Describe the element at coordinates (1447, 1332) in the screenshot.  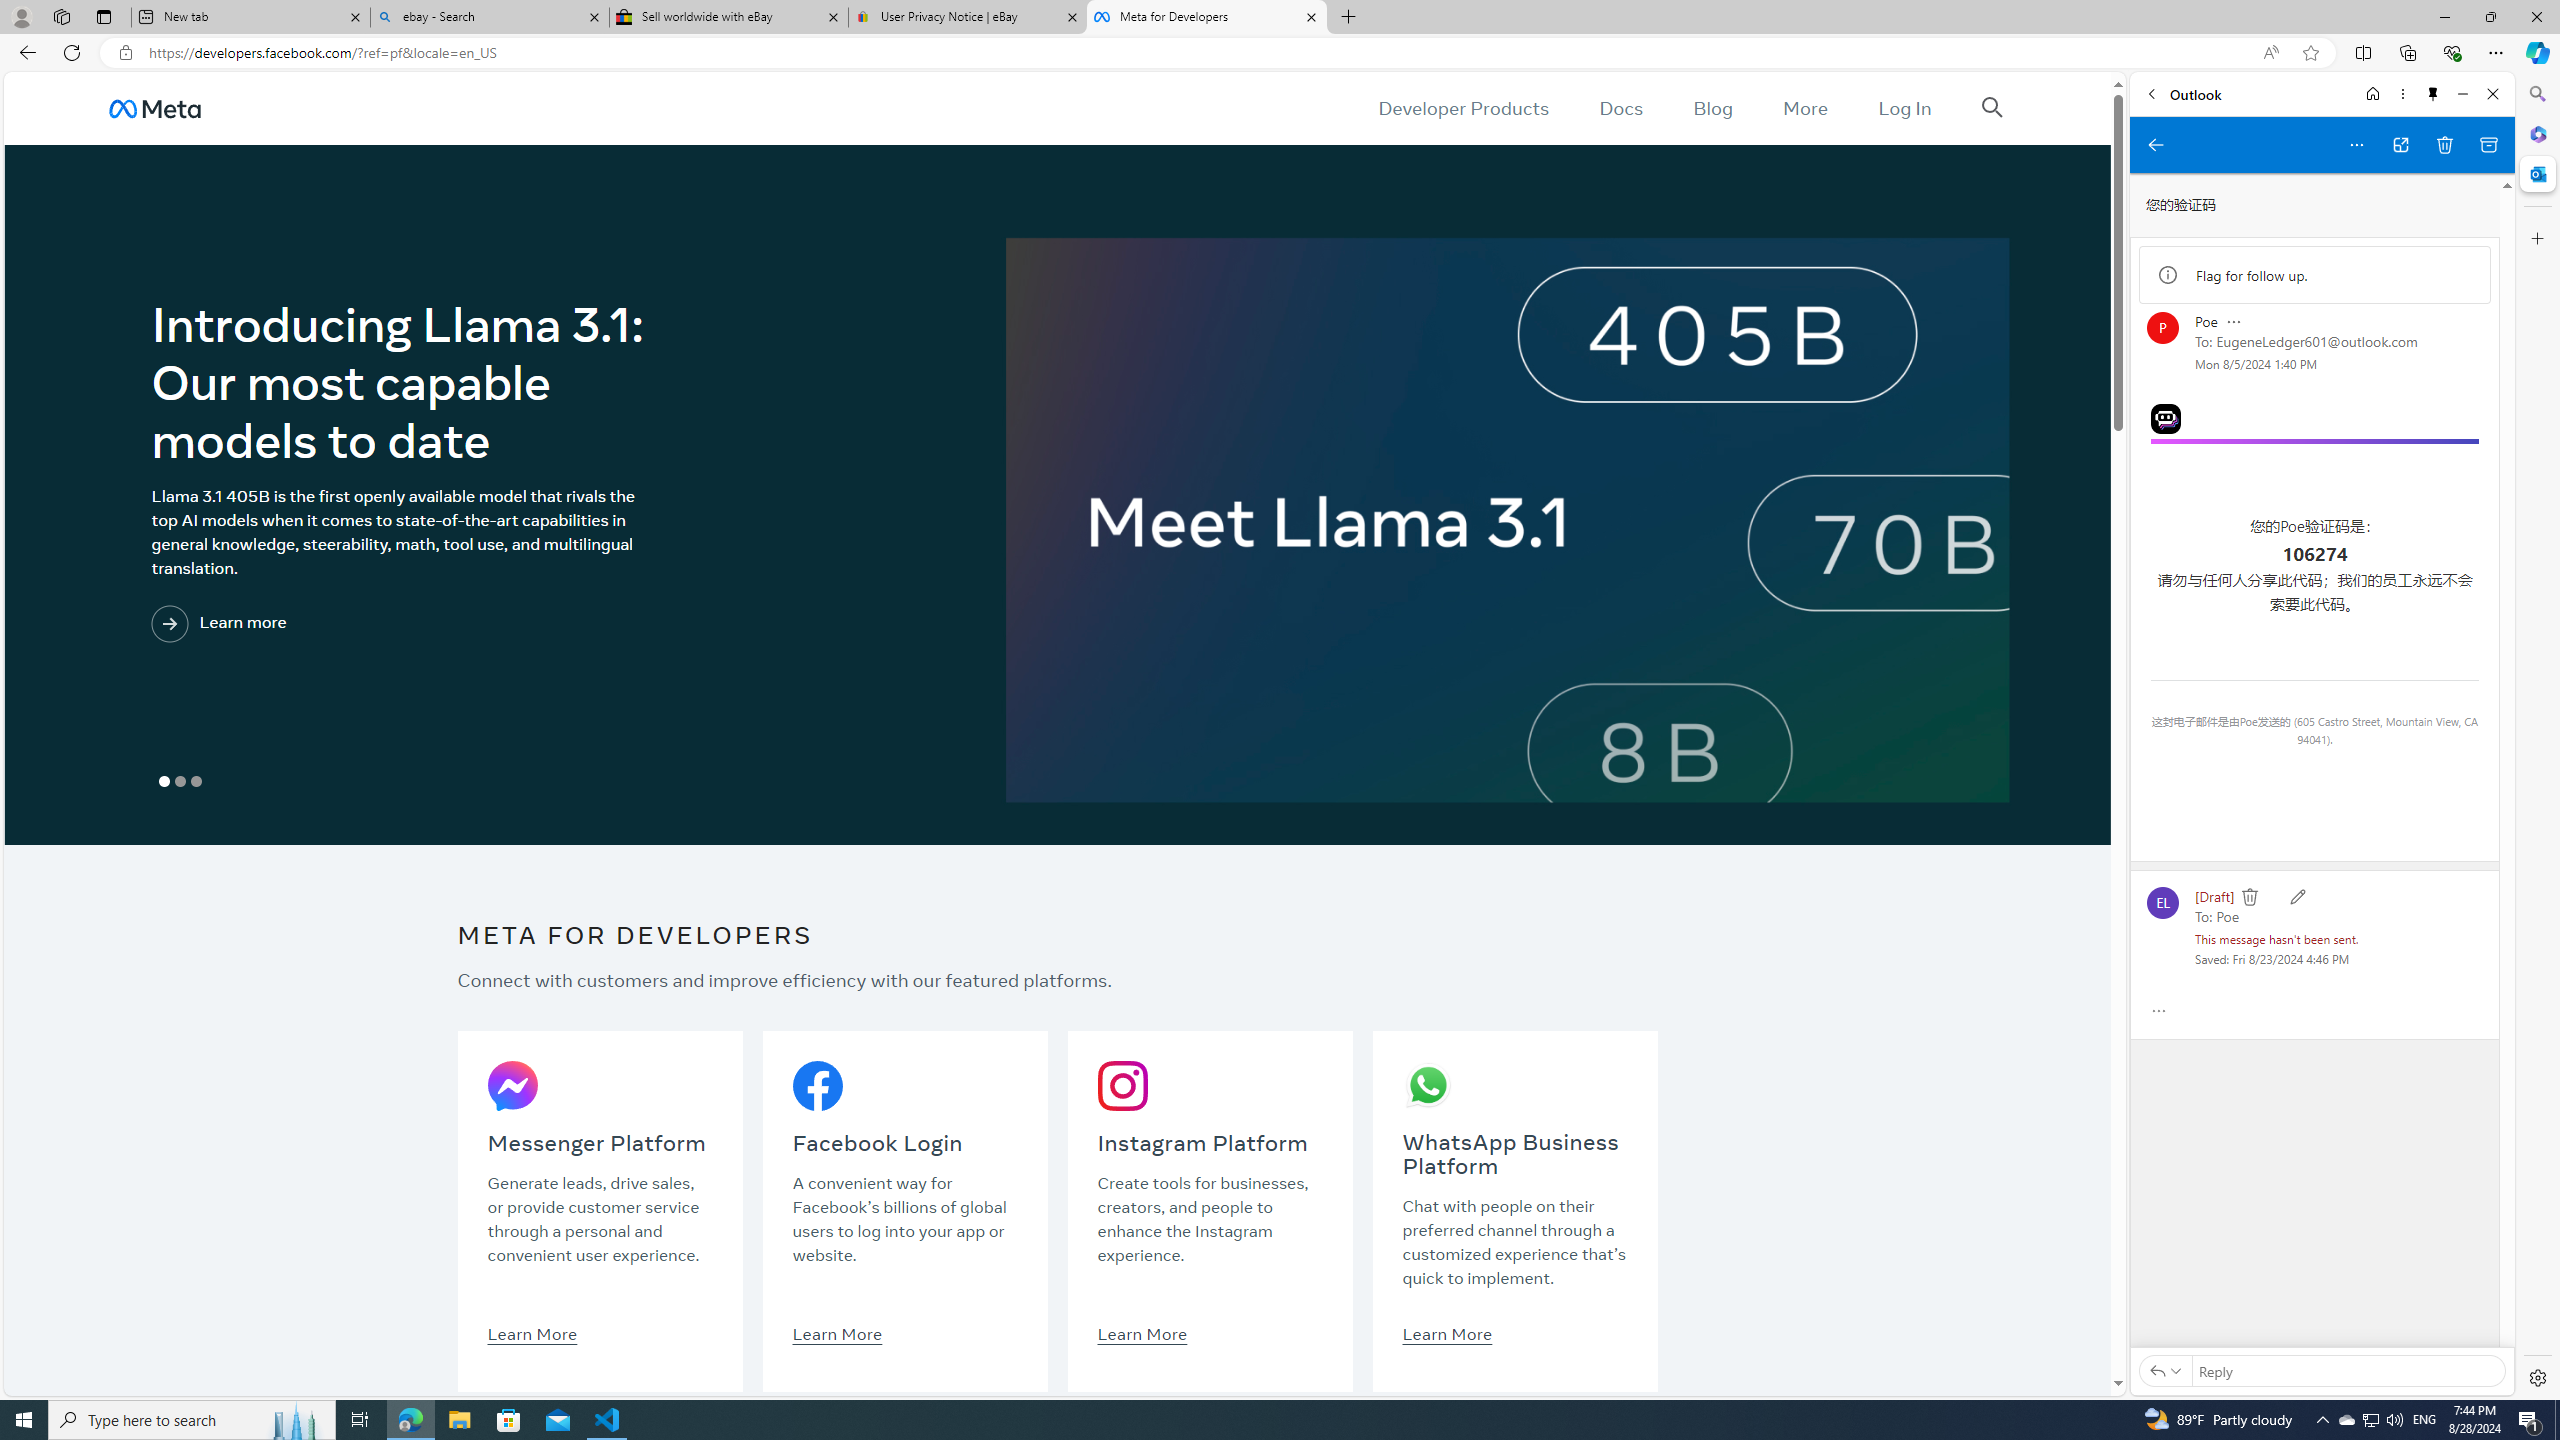
I see `'Learn More'` at that location.